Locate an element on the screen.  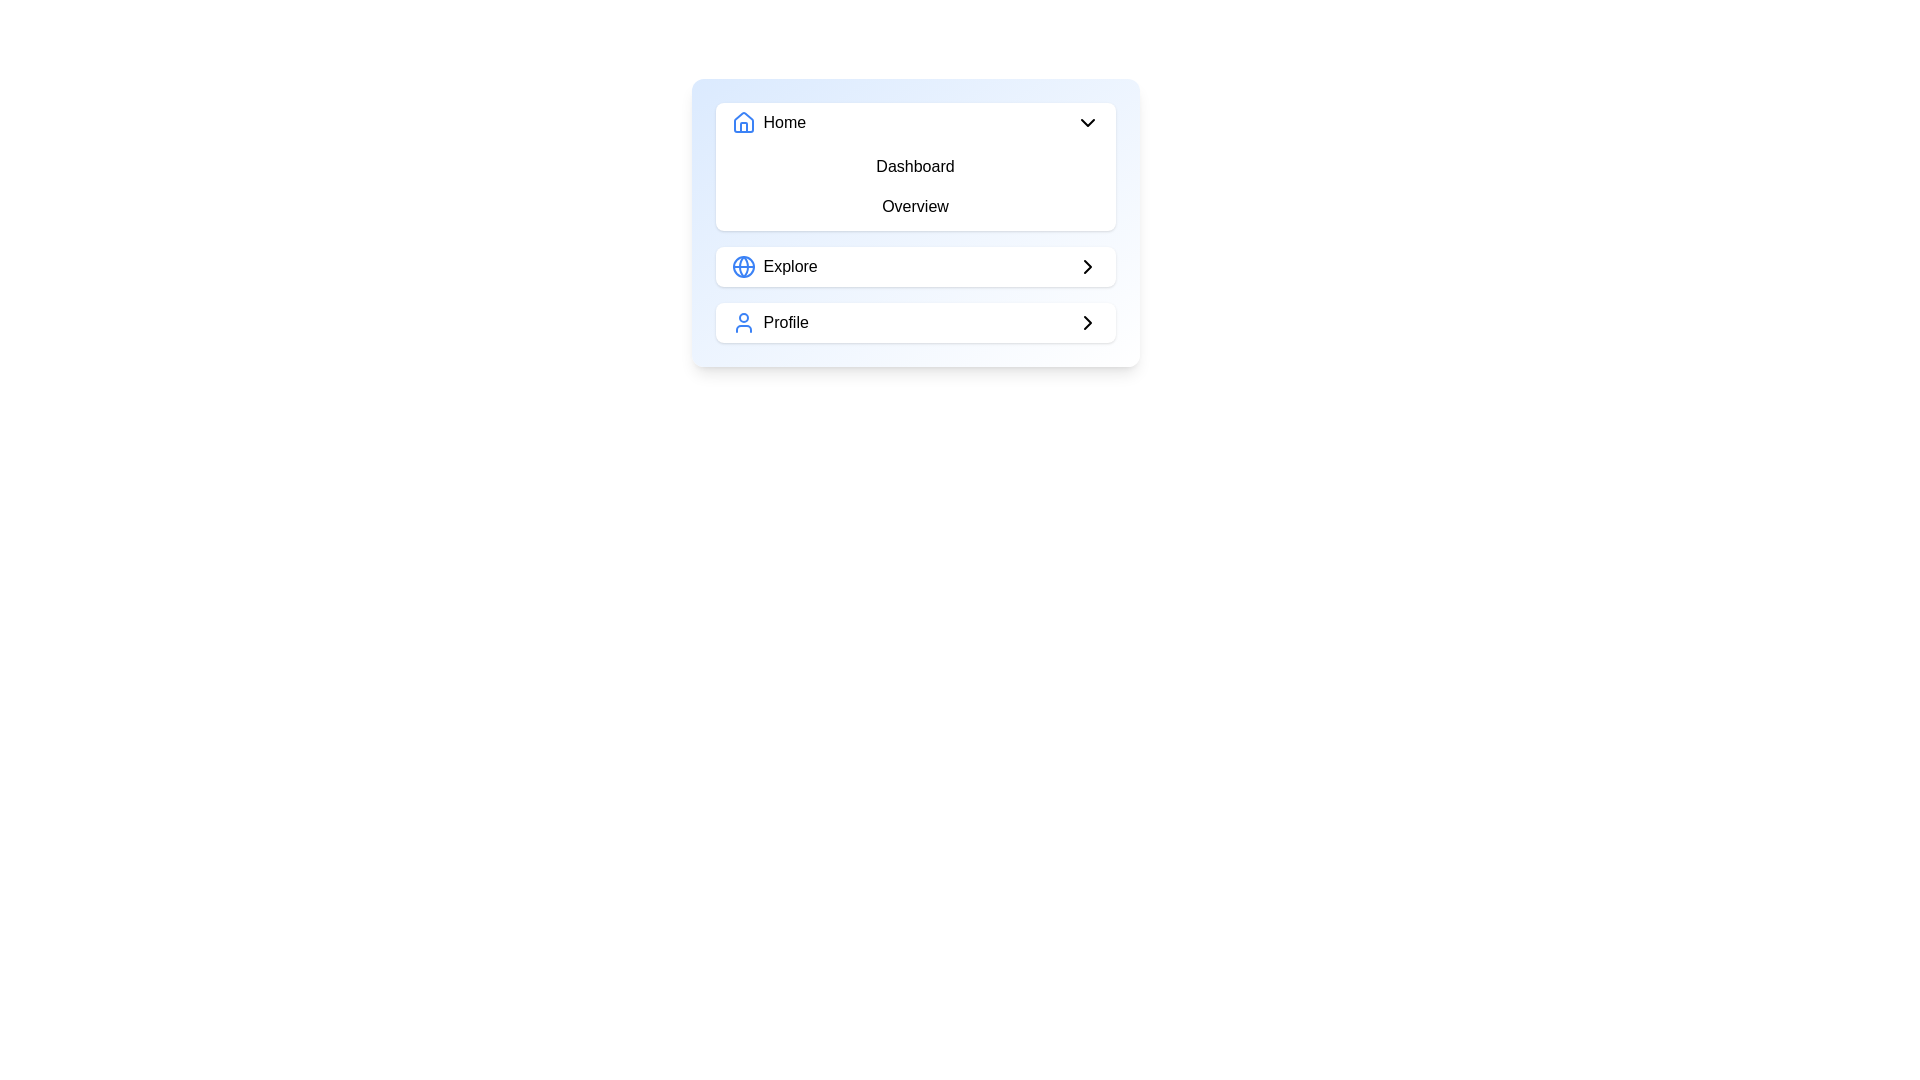
the small, downward-pointing black chevron icon located on the far right side of the 'Home' menu item is located at coordinates (1086, 123).